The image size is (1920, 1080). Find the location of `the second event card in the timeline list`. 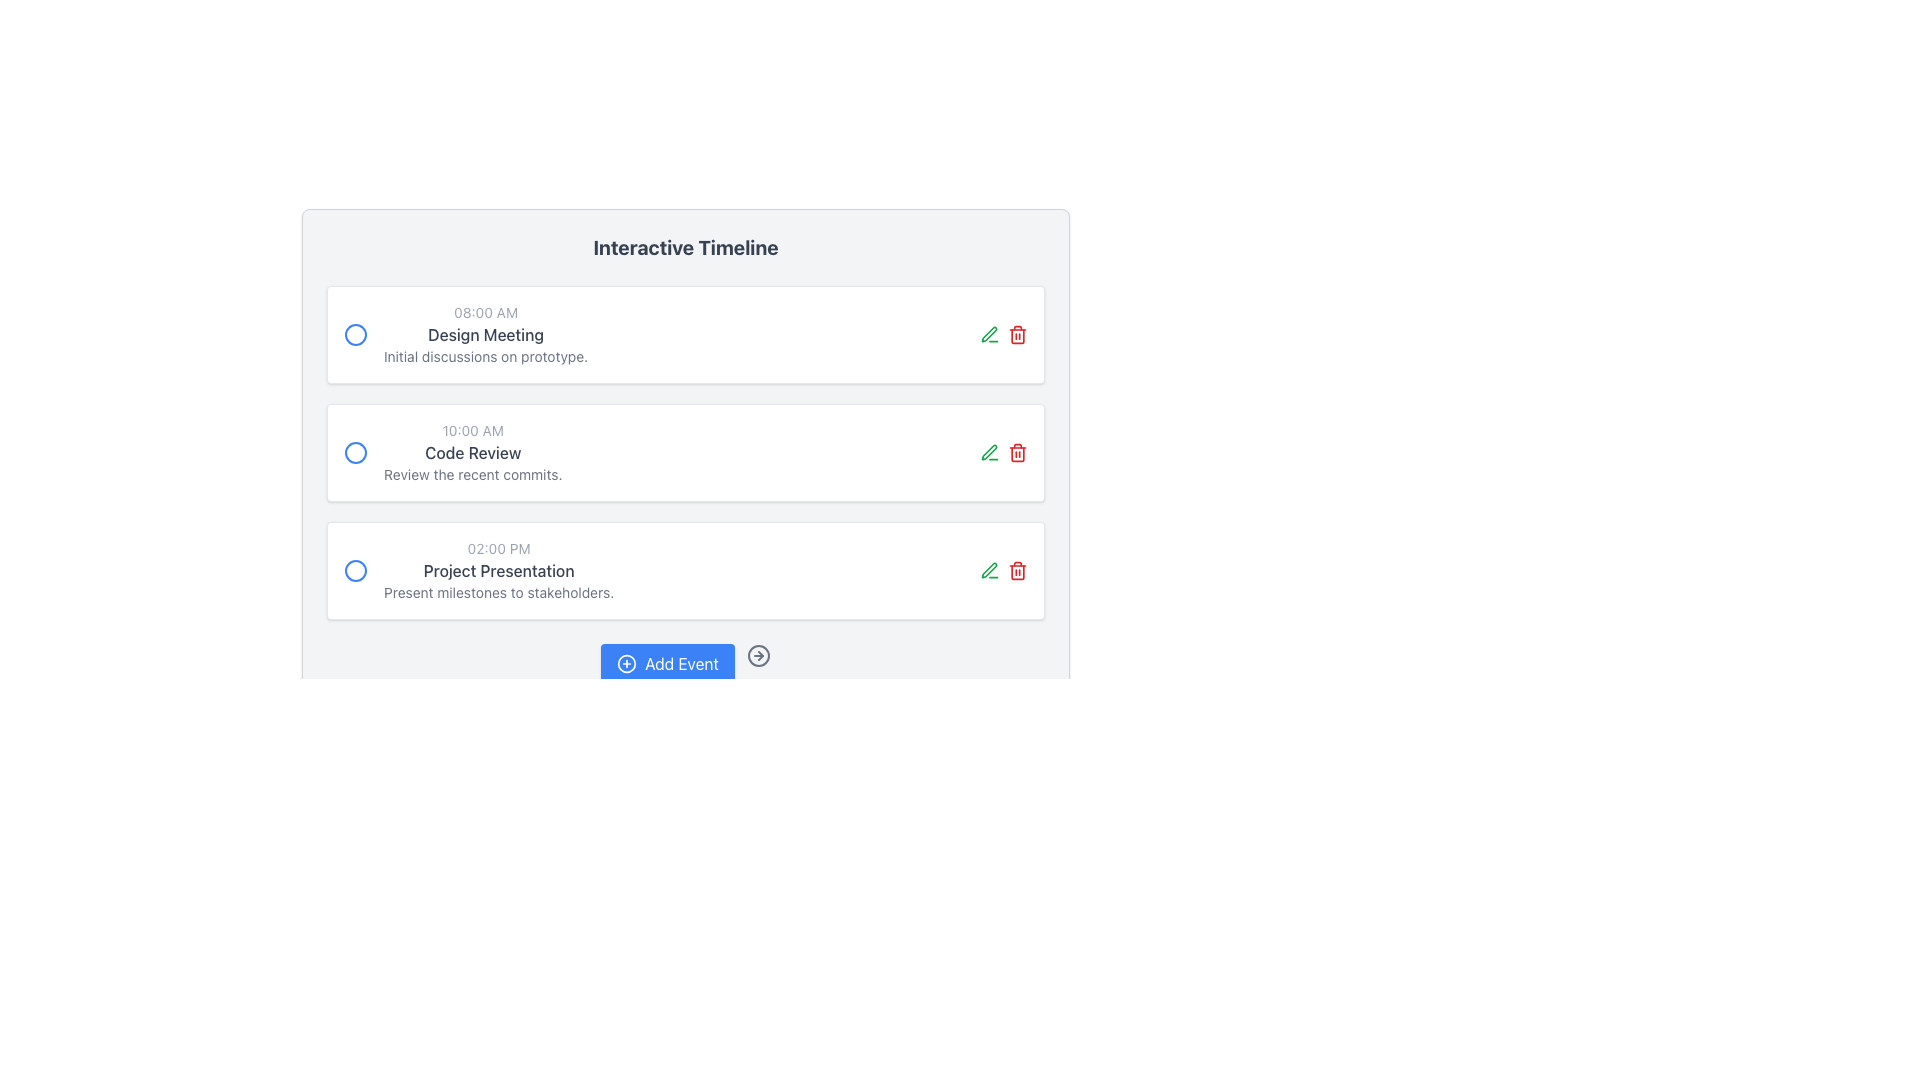

the second event card in the timeline list is located at coordinates (686, 452).